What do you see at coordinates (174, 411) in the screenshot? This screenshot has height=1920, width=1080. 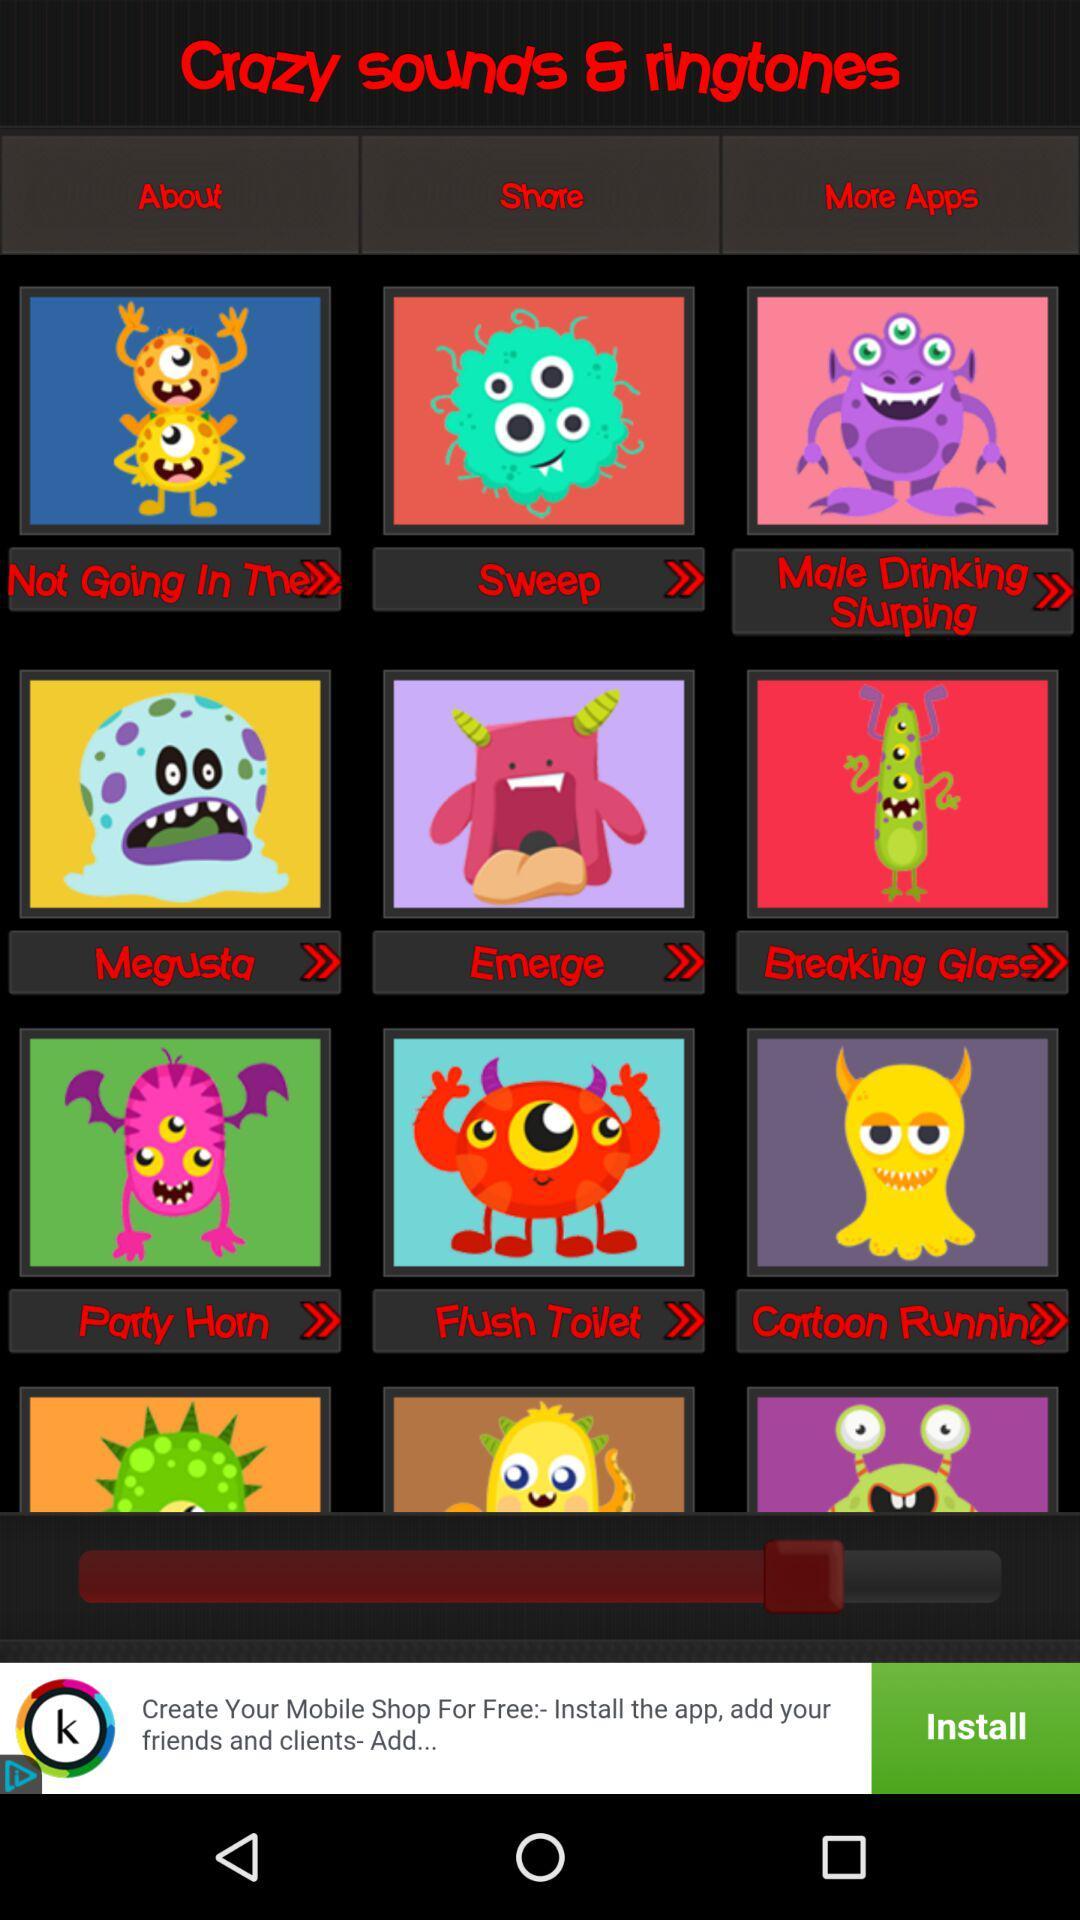 I see `this option is to trigger a different sound` at bounding box center [174, 411].